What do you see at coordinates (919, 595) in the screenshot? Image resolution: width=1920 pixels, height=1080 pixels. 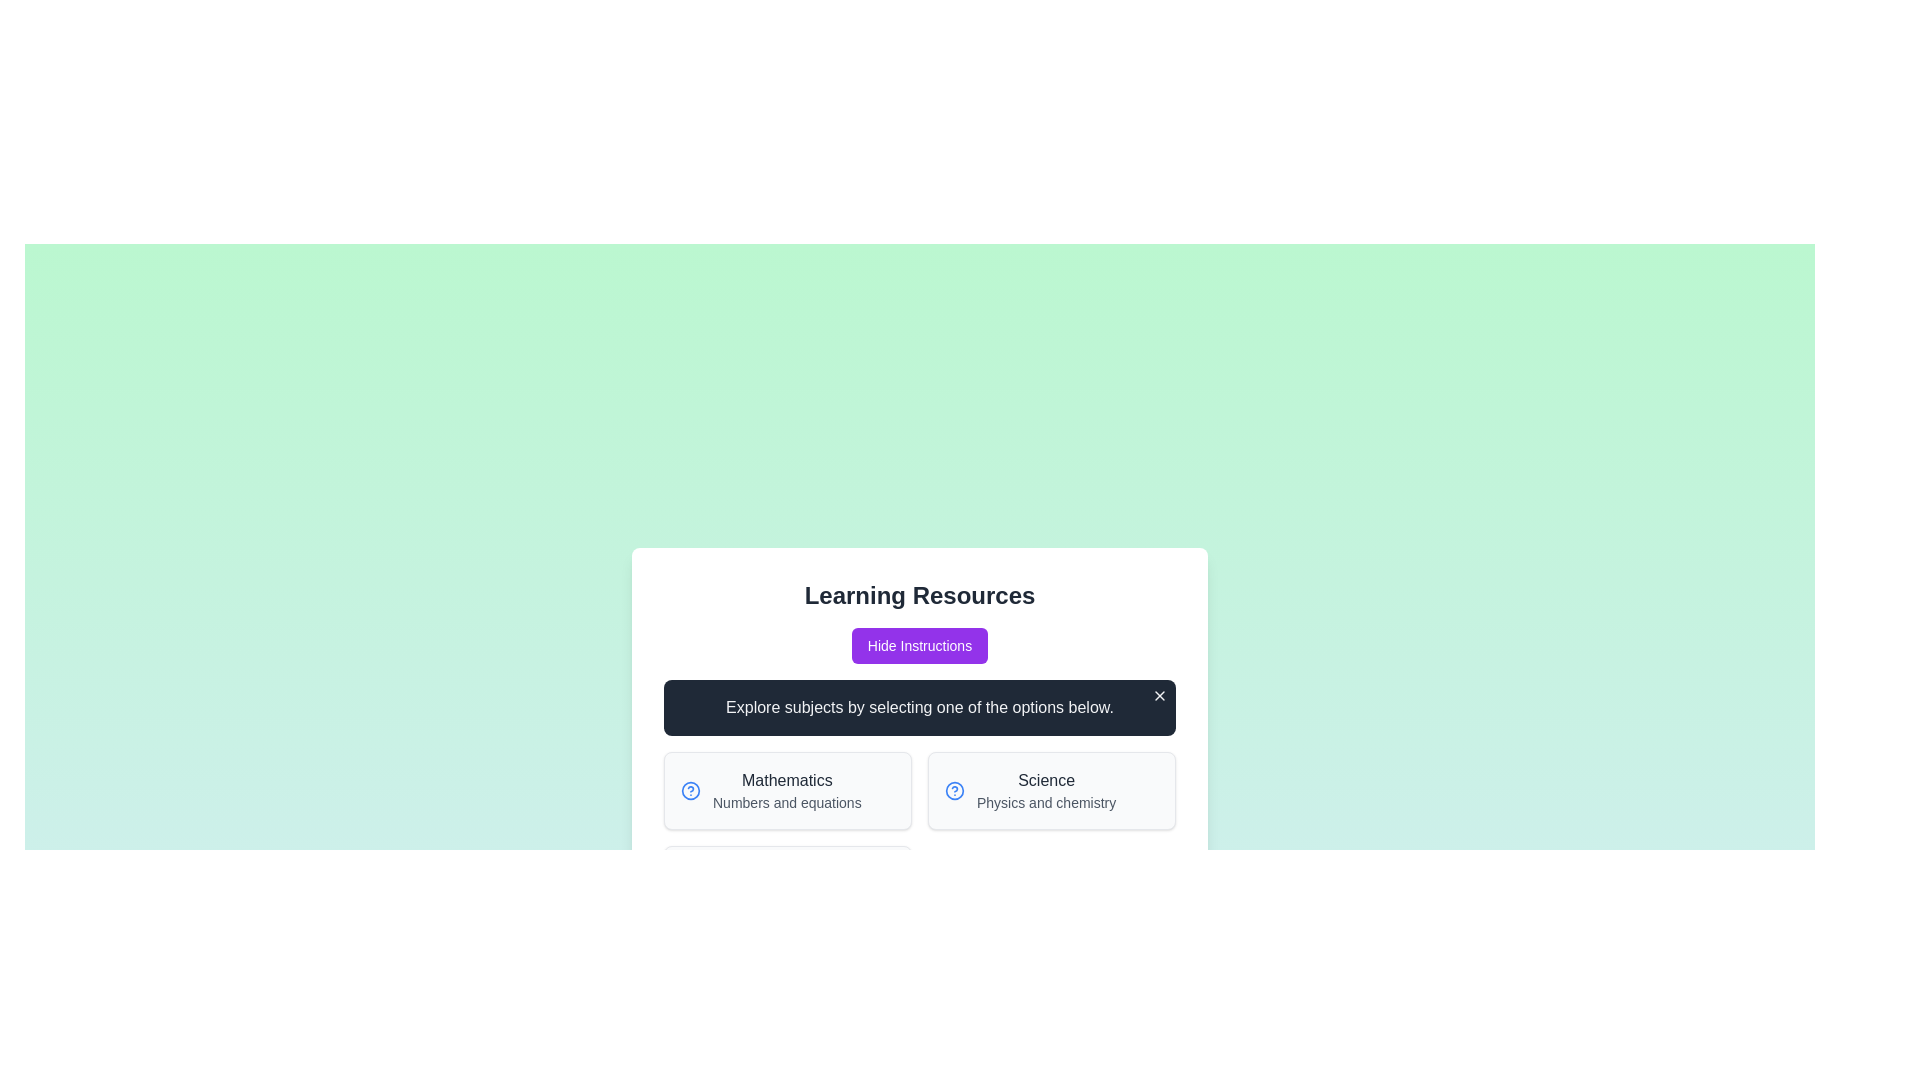 I see `the 'Learning Resources' Text Display (Header) element, which serves as the heading for the section and is centrally positioned in the card above other elements` at bounding box center [919, 595].